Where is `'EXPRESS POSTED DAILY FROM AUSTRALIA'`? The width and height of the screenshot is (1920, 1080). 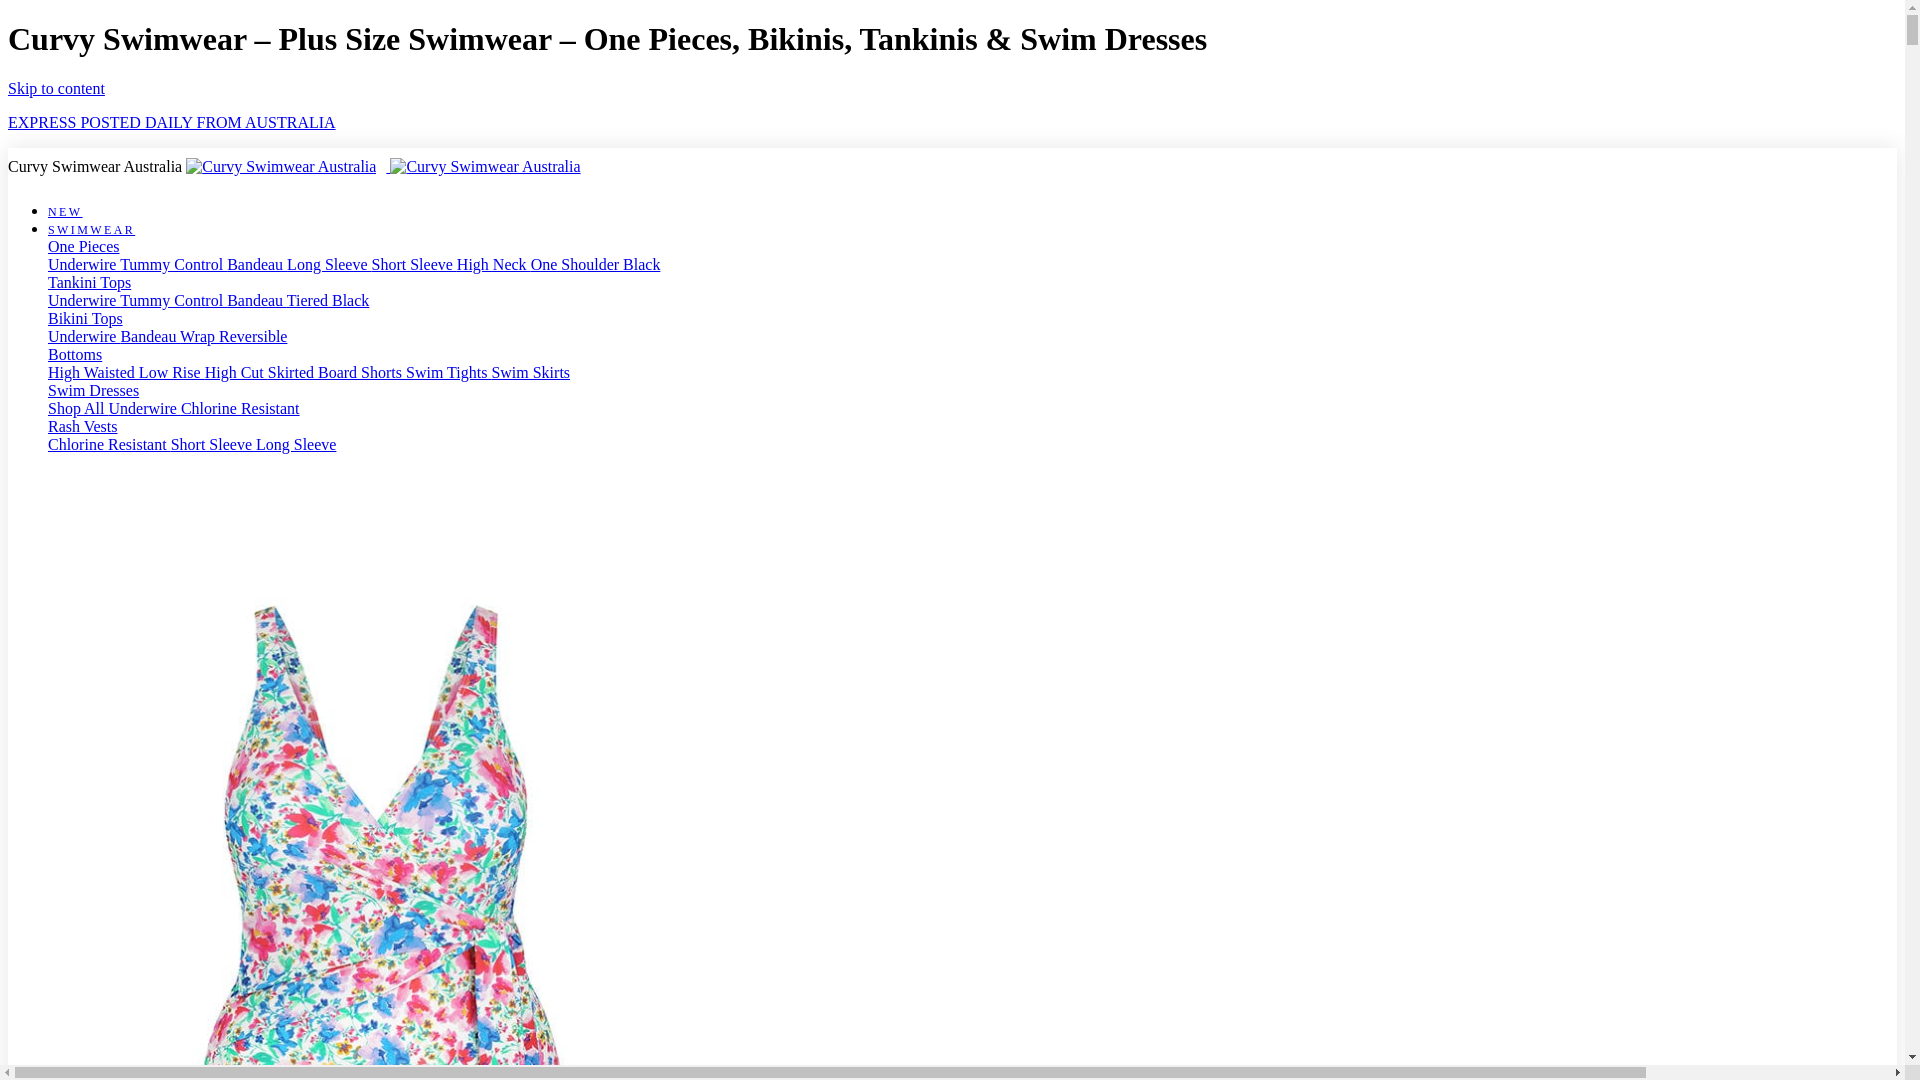 'EXPRESS POSTED DAILY FROM AUSTRALIA' is located at coordinates (172, 122).